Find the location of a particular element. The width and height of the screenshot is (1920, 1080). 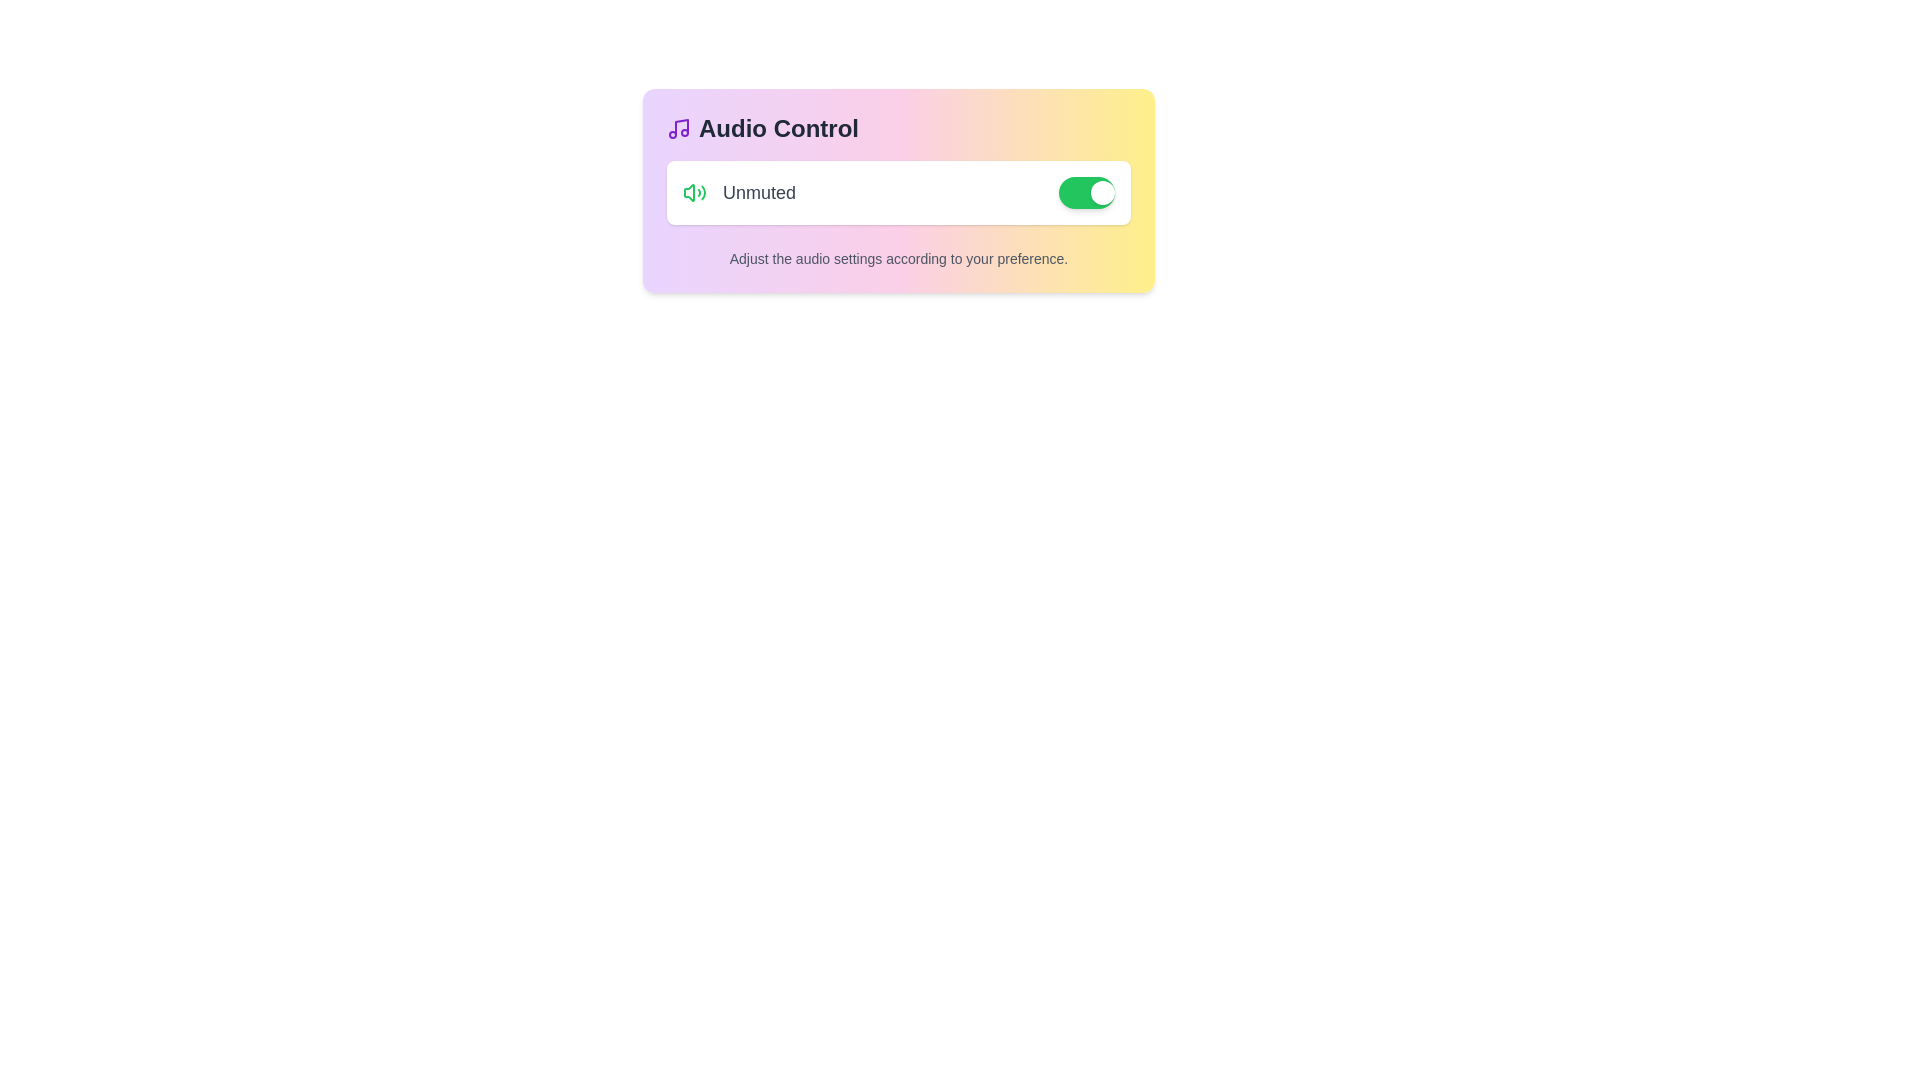

the Static Text Label indicating the current audio setting status, which is 'Unmuted', positioned within the white card on the left side of the toggle switch is located at coordinates (738, 192).